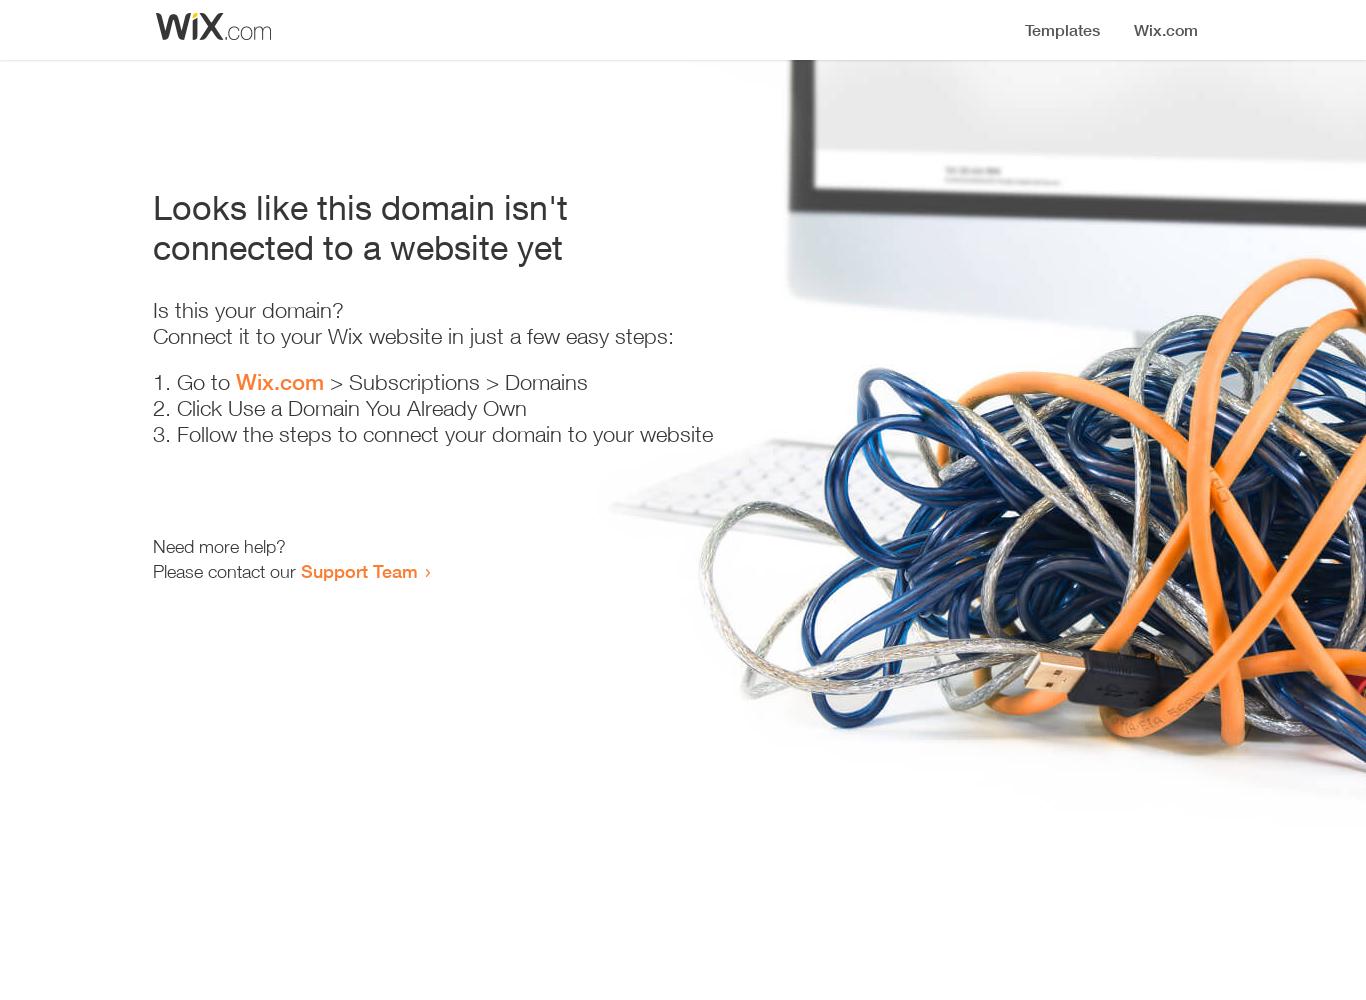  What do you see at coordinates (358, 570) in the screenshot?
I see `'Support Team'` at bounding box center [358, 570].